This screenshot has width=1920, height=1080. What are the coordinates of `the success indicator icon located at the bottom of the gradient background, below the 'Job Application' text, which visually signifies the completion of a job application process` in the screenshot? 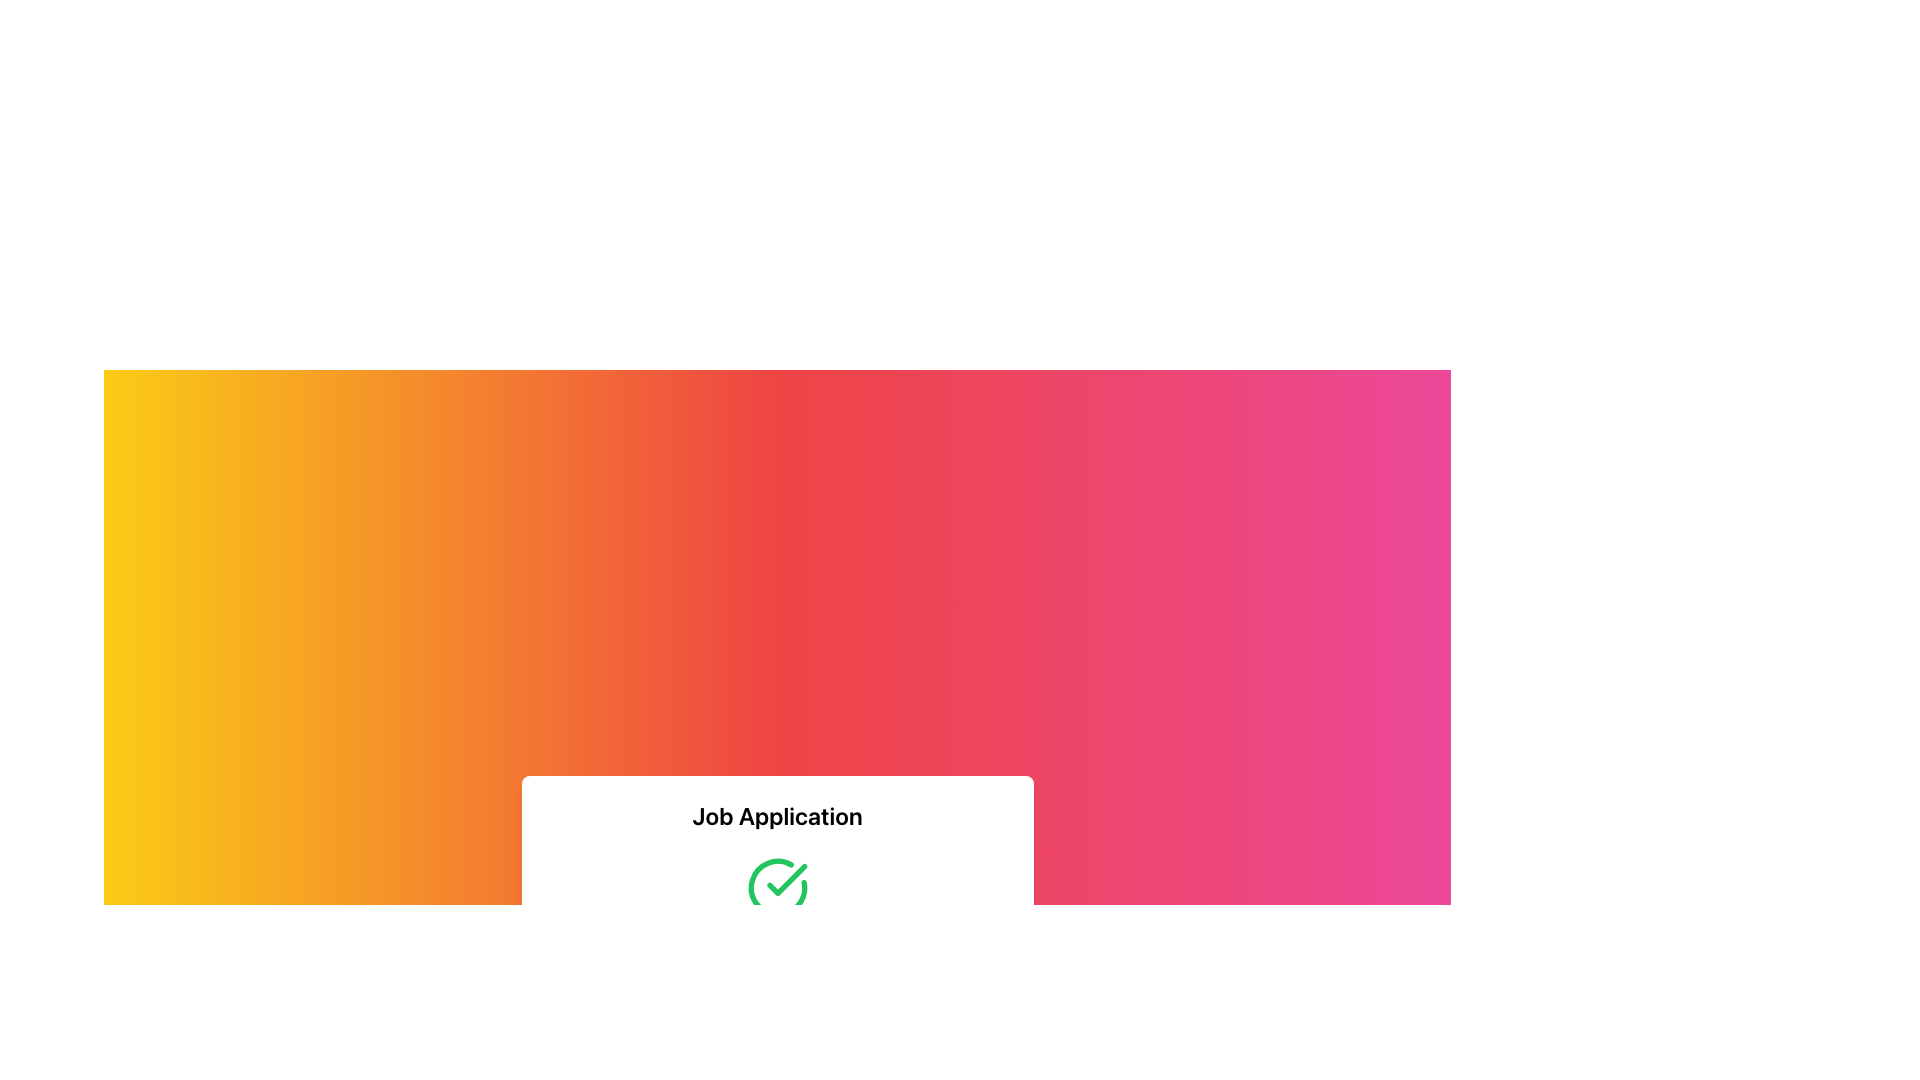 It's located at (776, 886).